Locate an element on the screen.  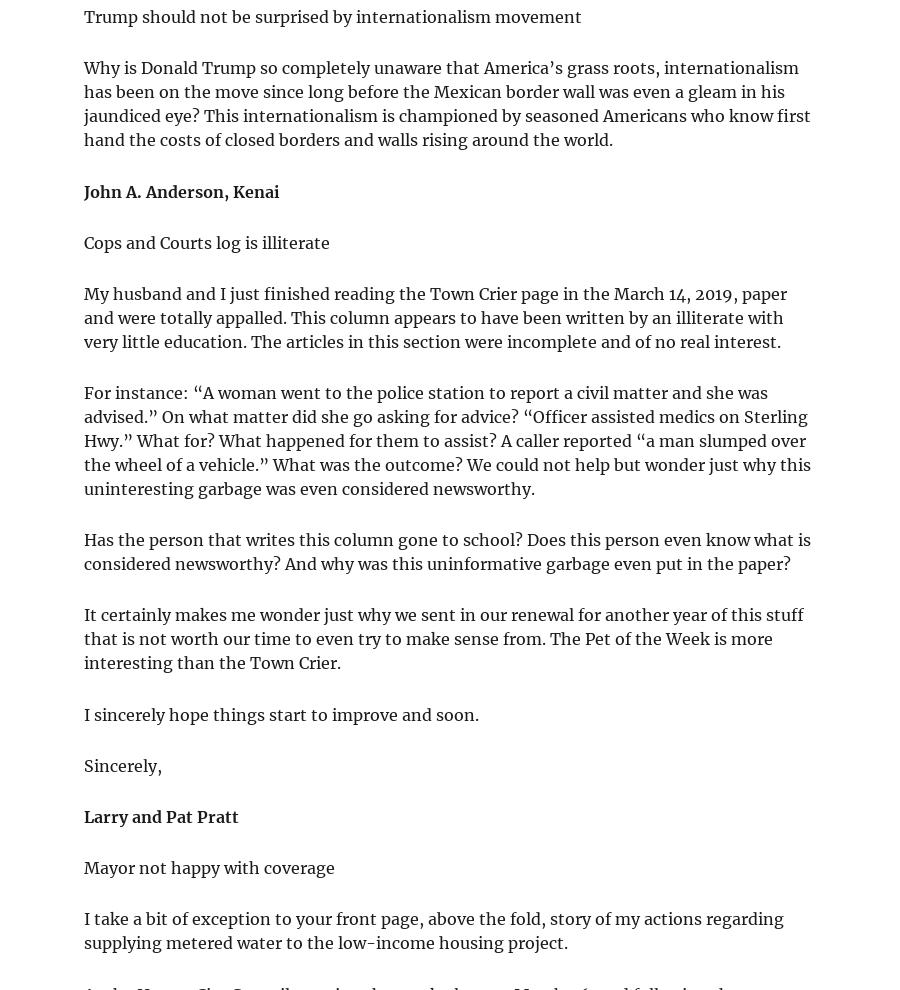
'Has the person that writes this column gone to school? Does this person even know what is considered newsworthy? And why was this uninformative garbage even put in the paper?' is located at coordinates (447, 552).